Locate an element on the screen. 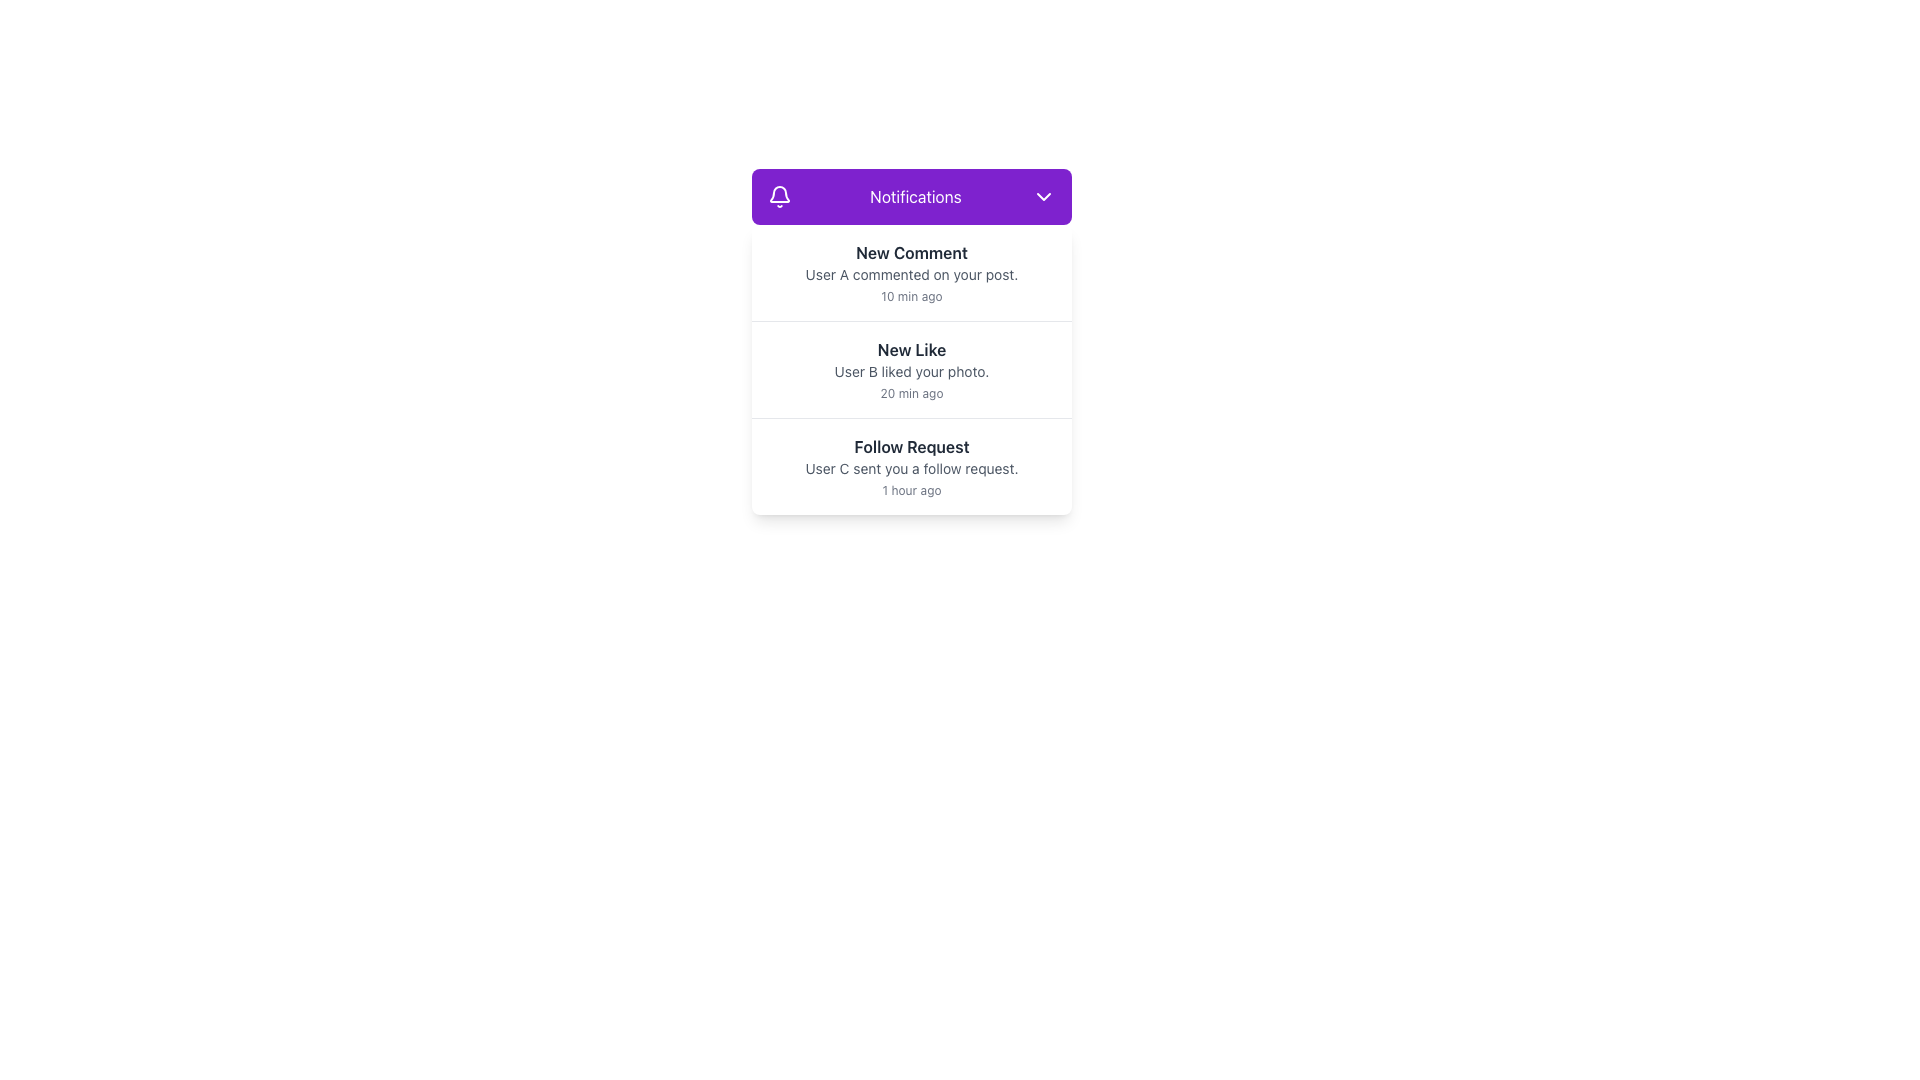 Image resolution: width=1920 pixels, height=1080 pixels. the Text Label that provides contextual information about a notification indicating 'User A' commented on a user's post, which is positioned below 'New Comment' and above '10 min ago' is located at coordinates (911, 274).